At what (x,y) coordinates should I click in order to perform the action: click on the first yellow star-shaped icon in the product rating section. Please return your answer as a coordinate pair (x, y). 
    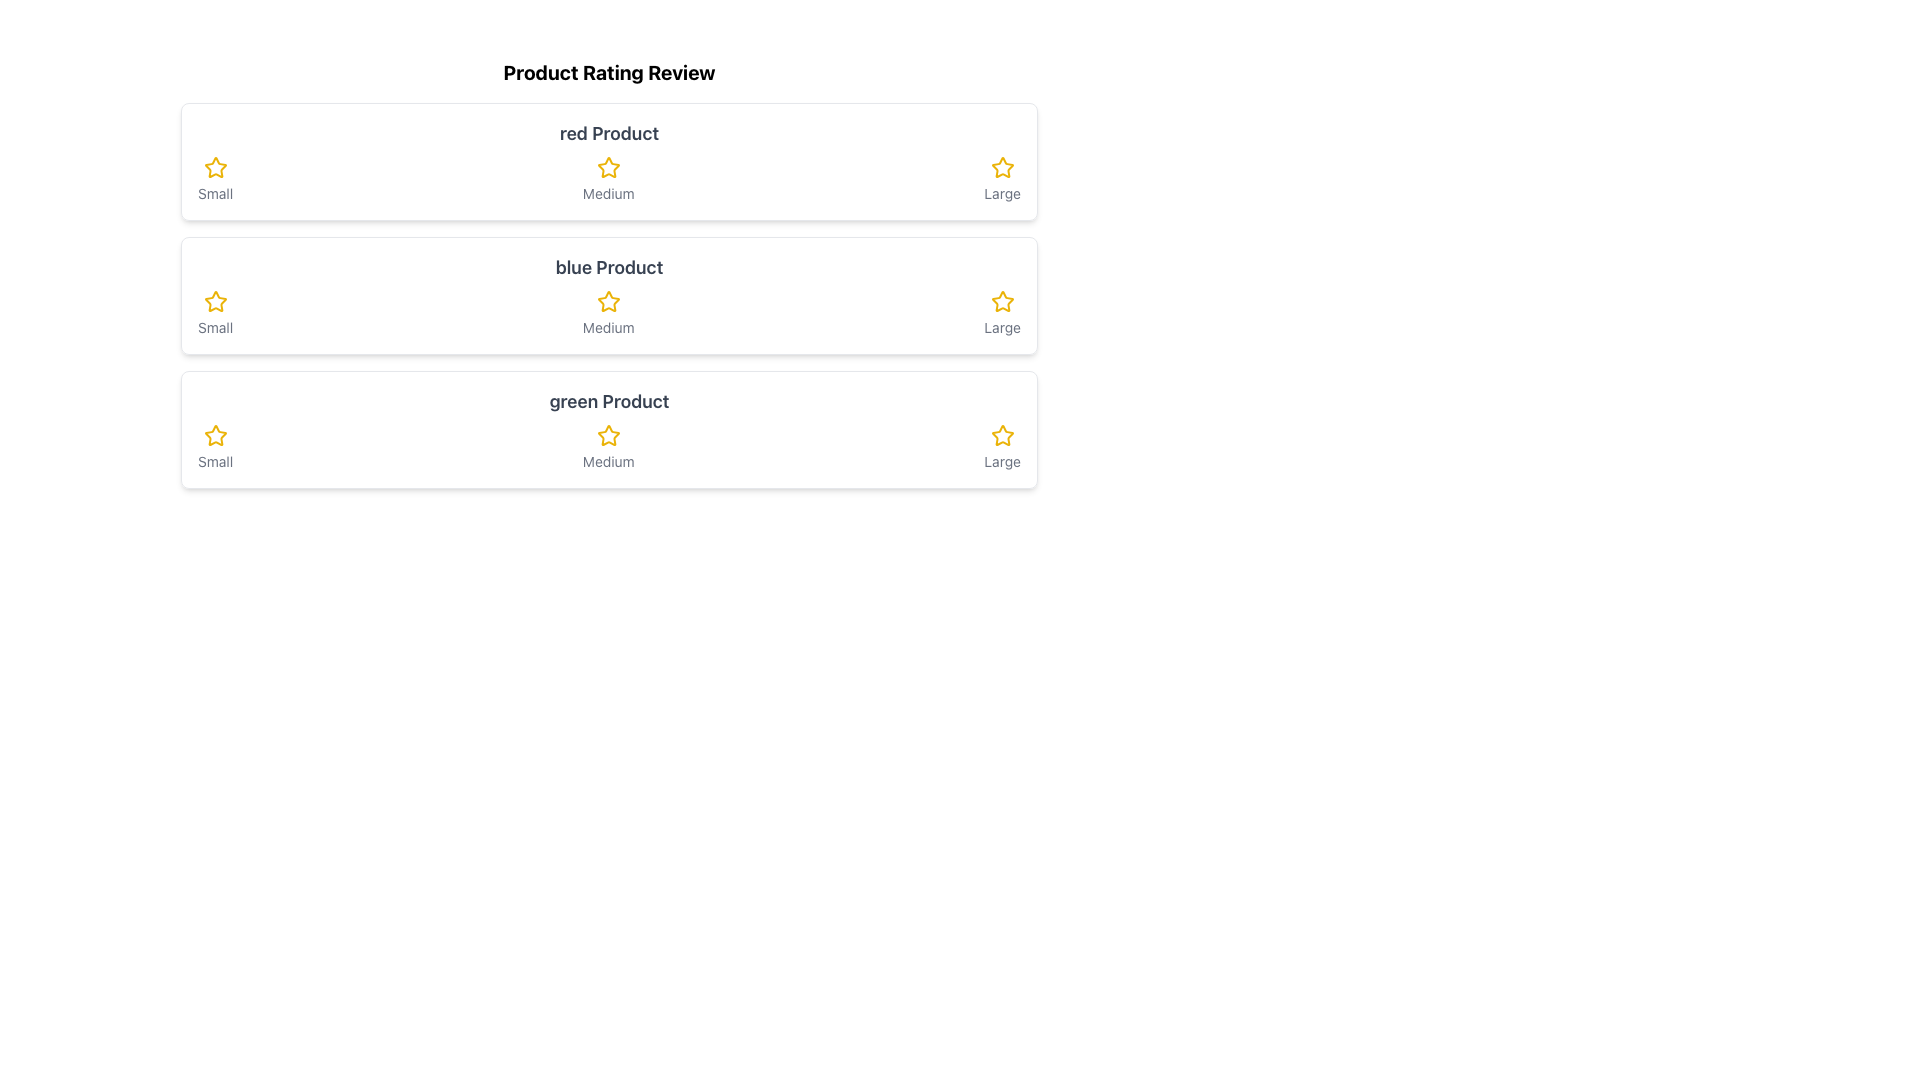
    Looking at the image, I should click on (215, 434).